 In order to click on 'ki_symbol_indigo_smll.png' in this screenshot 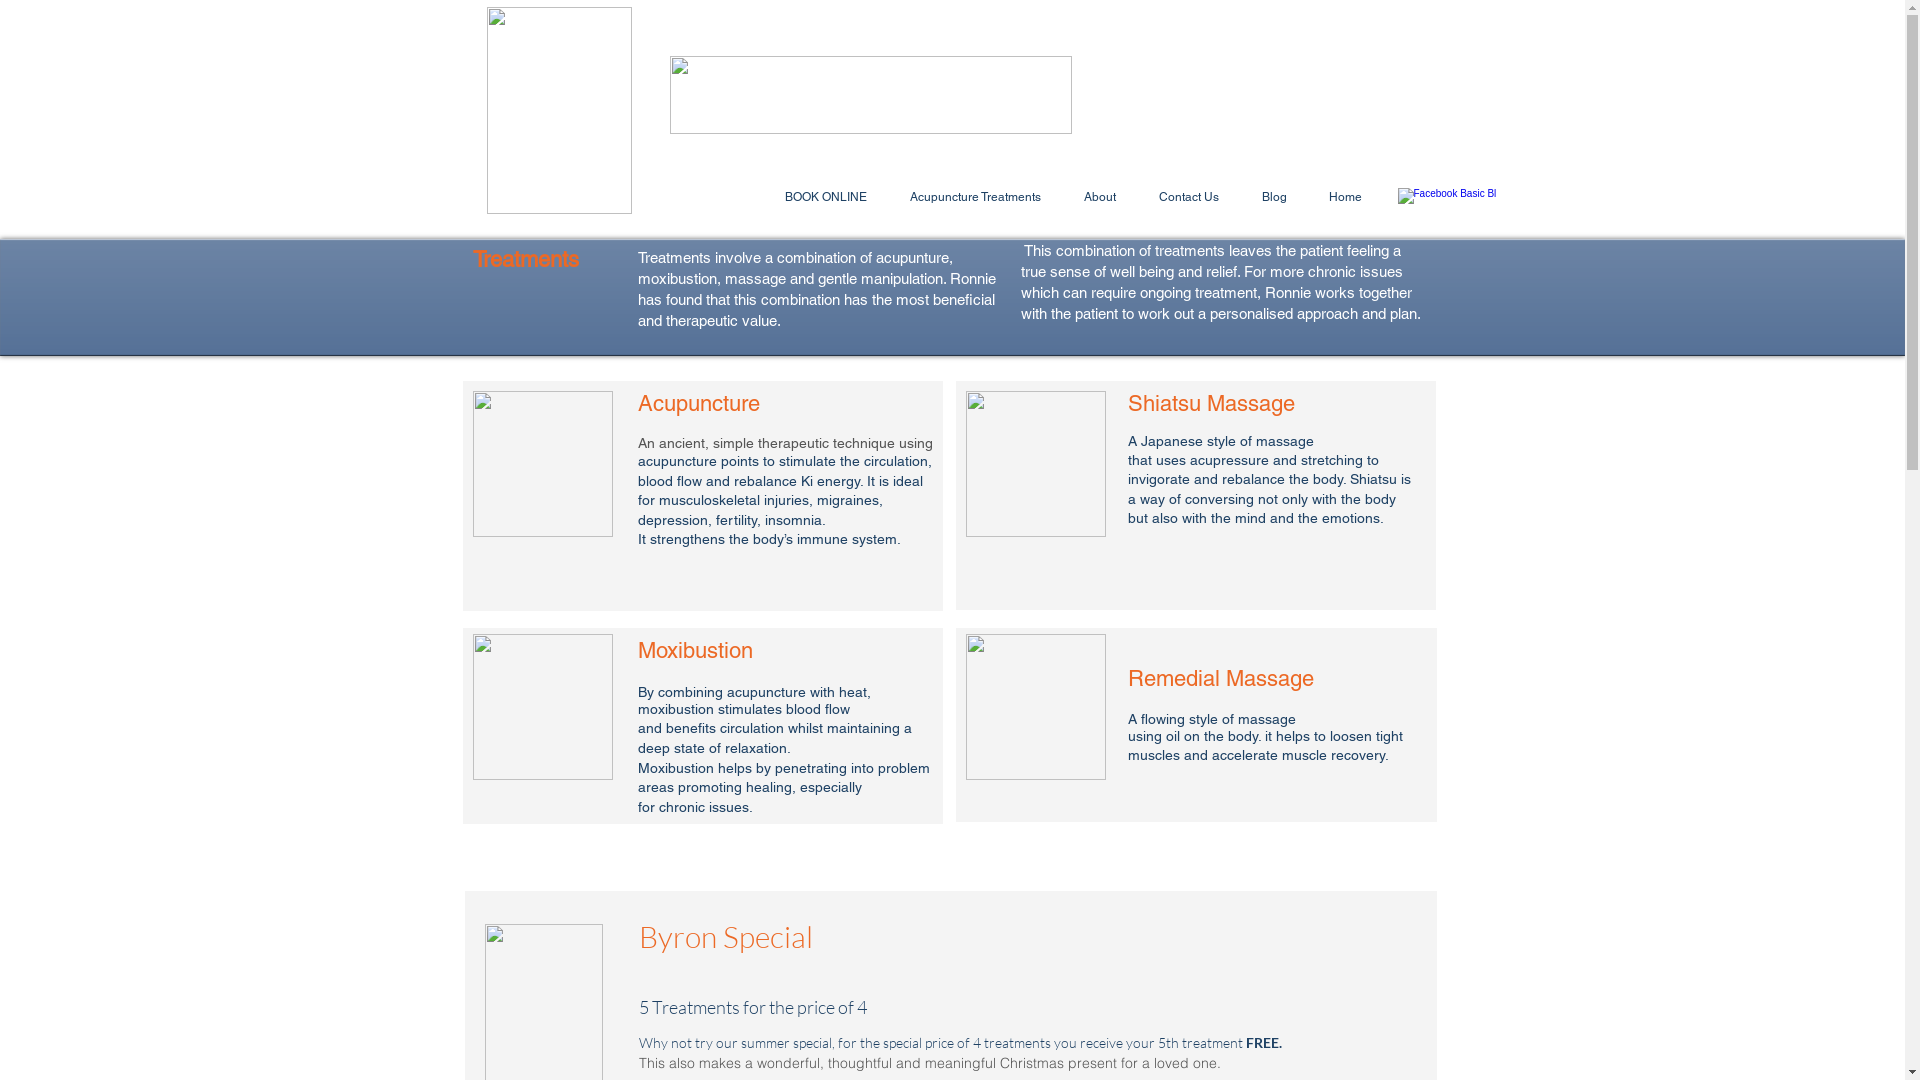, I will do `click(558, 110)`.